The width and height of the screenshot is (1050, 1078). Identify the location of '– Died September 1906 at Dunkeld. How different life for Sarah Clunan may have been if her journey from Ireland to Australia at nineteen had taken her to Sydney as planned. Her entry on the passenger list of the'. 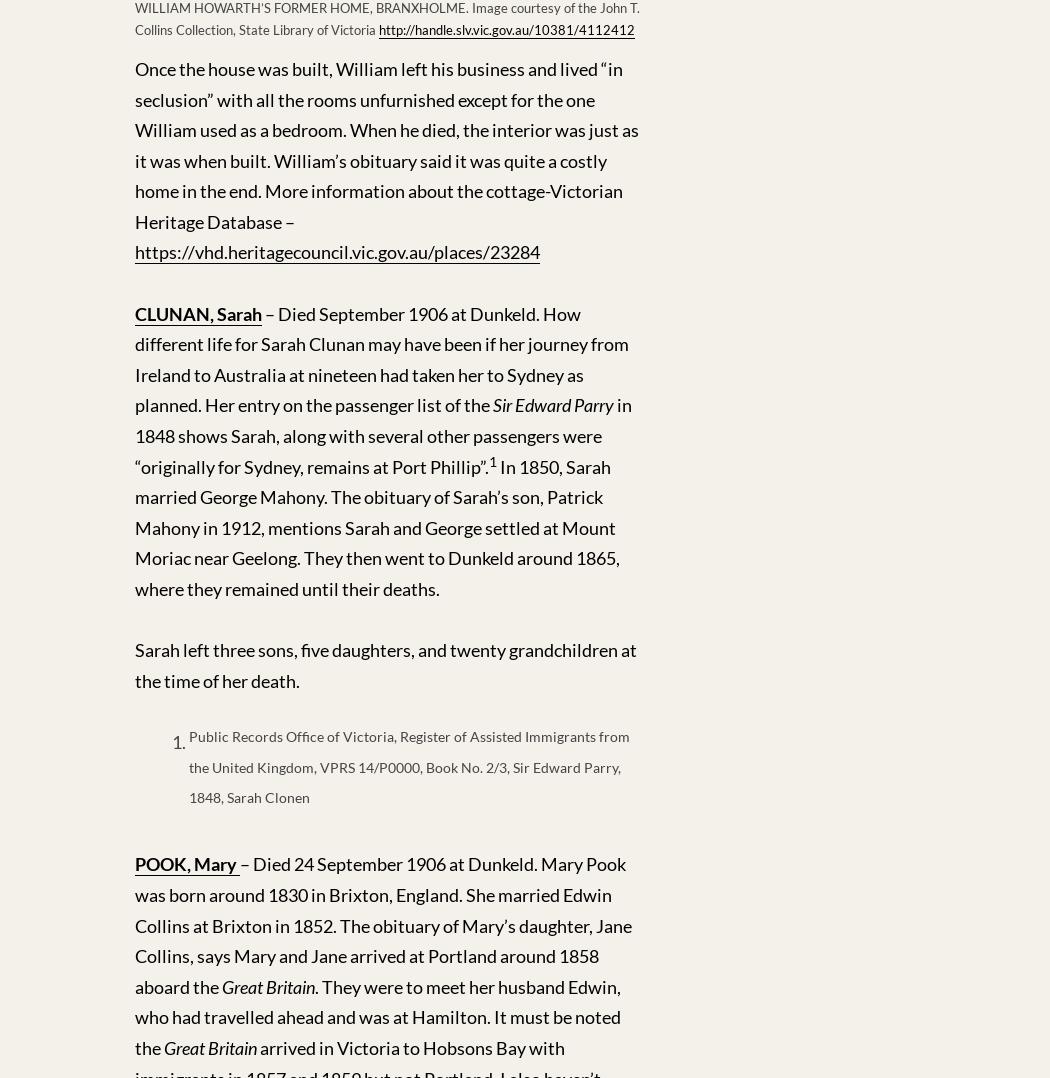
(134, 358).